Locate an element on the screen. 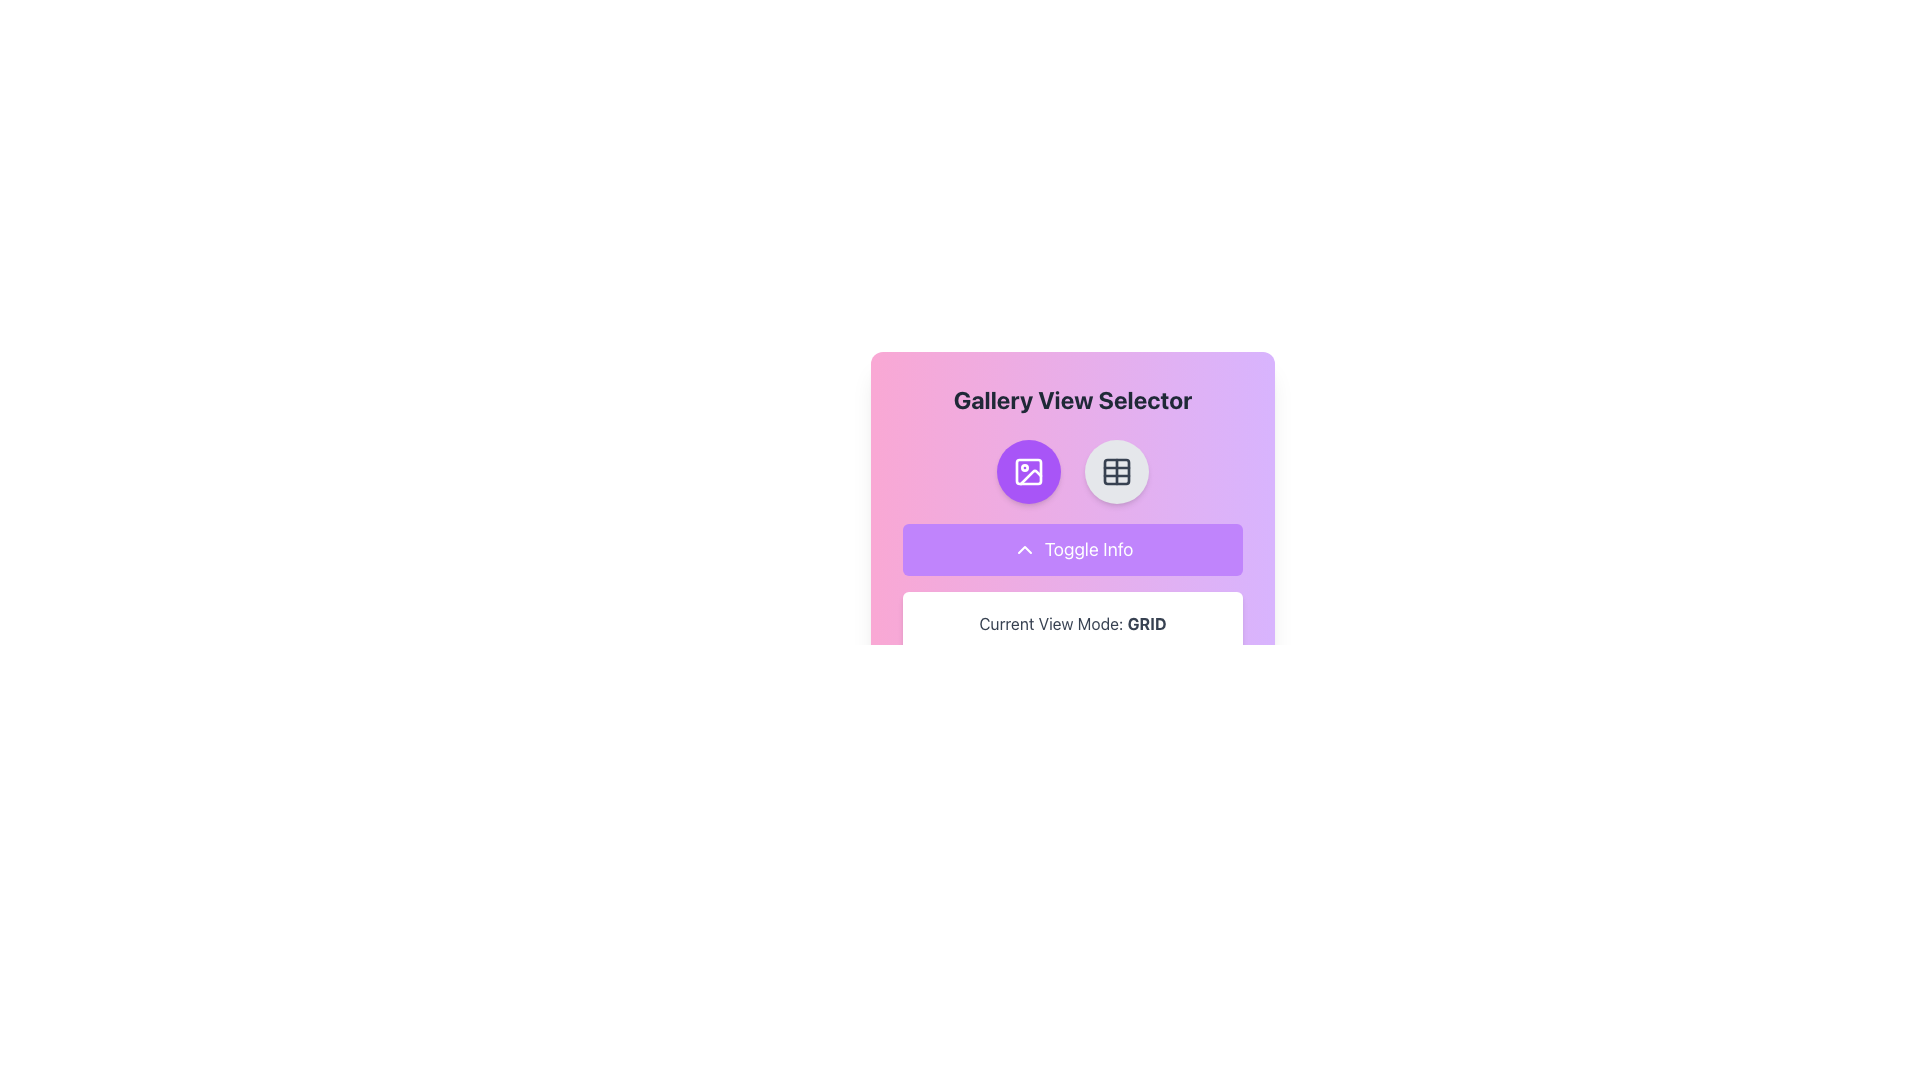 The image size is (1920, 1080). one of the circular buttons located in the Modal or Info Panel, which has a white background and rounded corners, to switch between grid and other views is located at coordinates (1072, 486).